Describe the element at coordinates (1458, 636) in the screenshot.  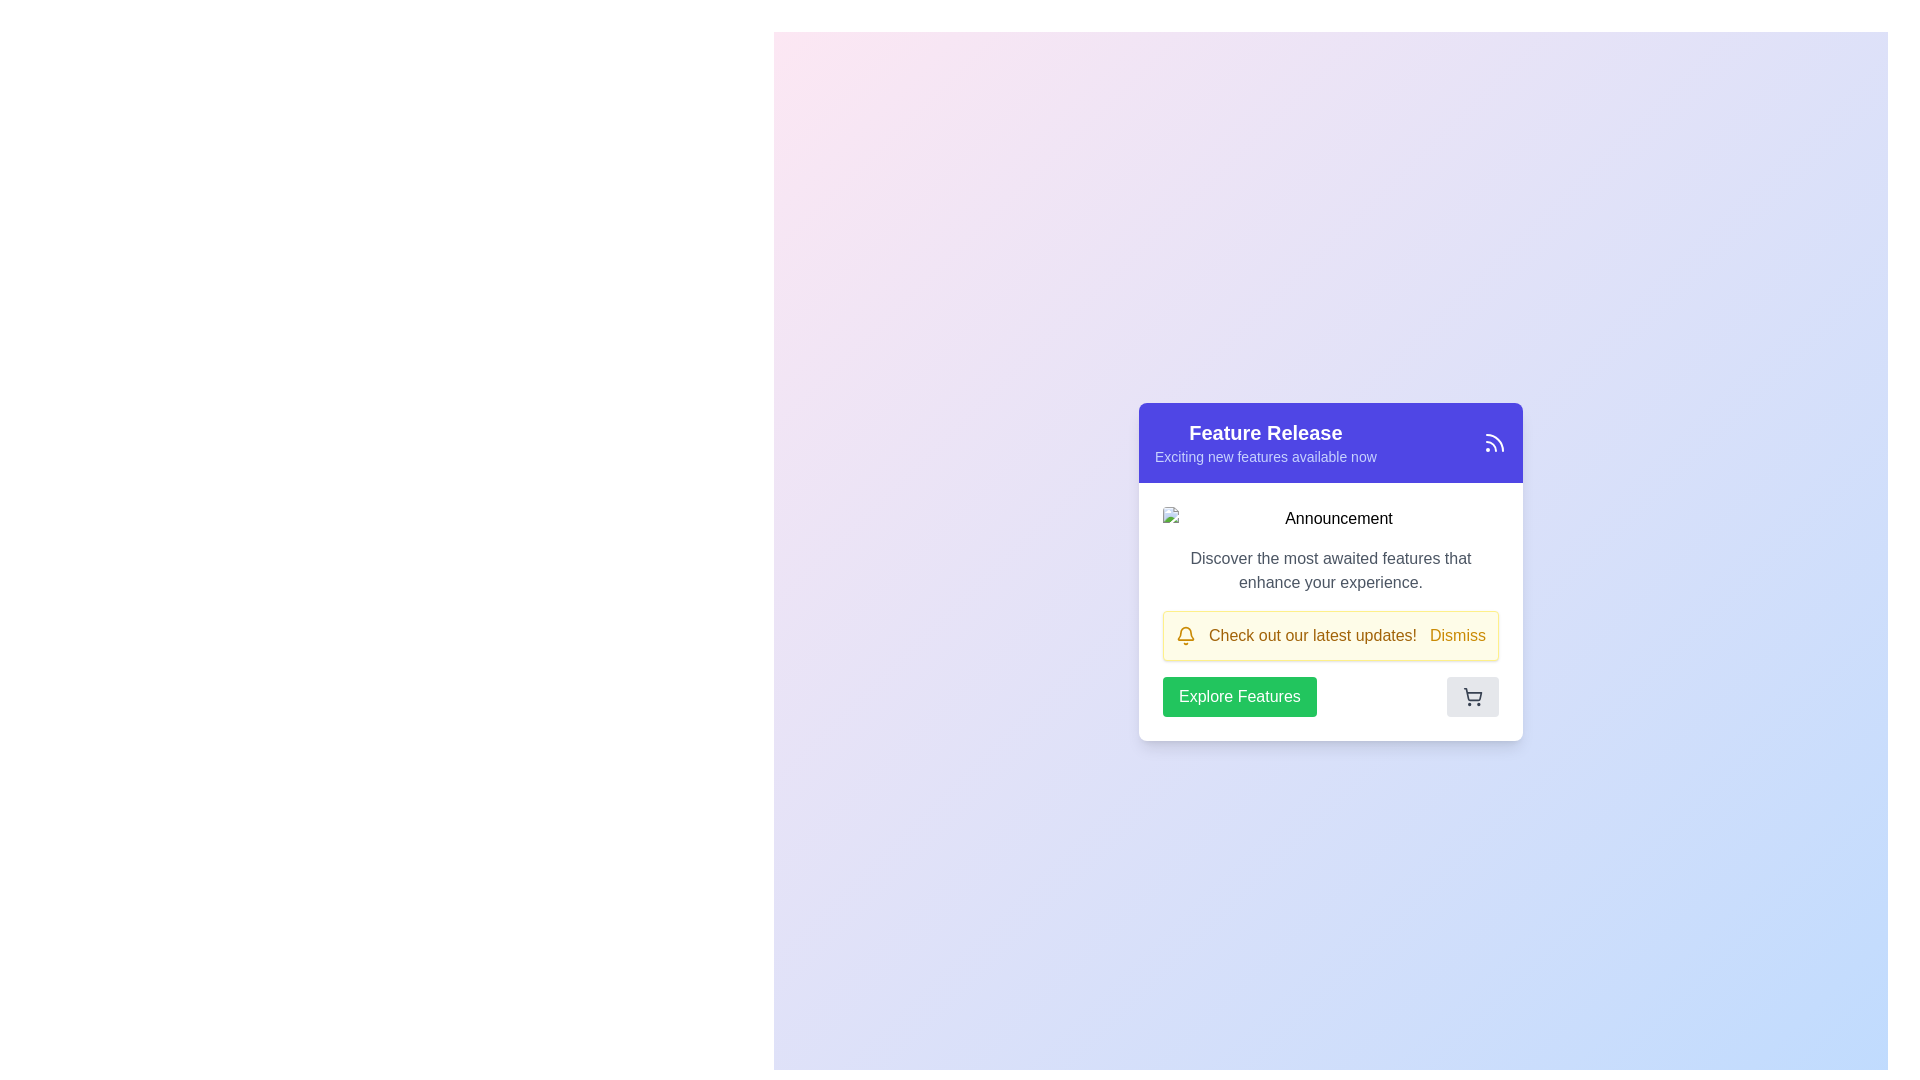
I see `the dismiss button located at the bottom-right corner of the notification panel` at that location.